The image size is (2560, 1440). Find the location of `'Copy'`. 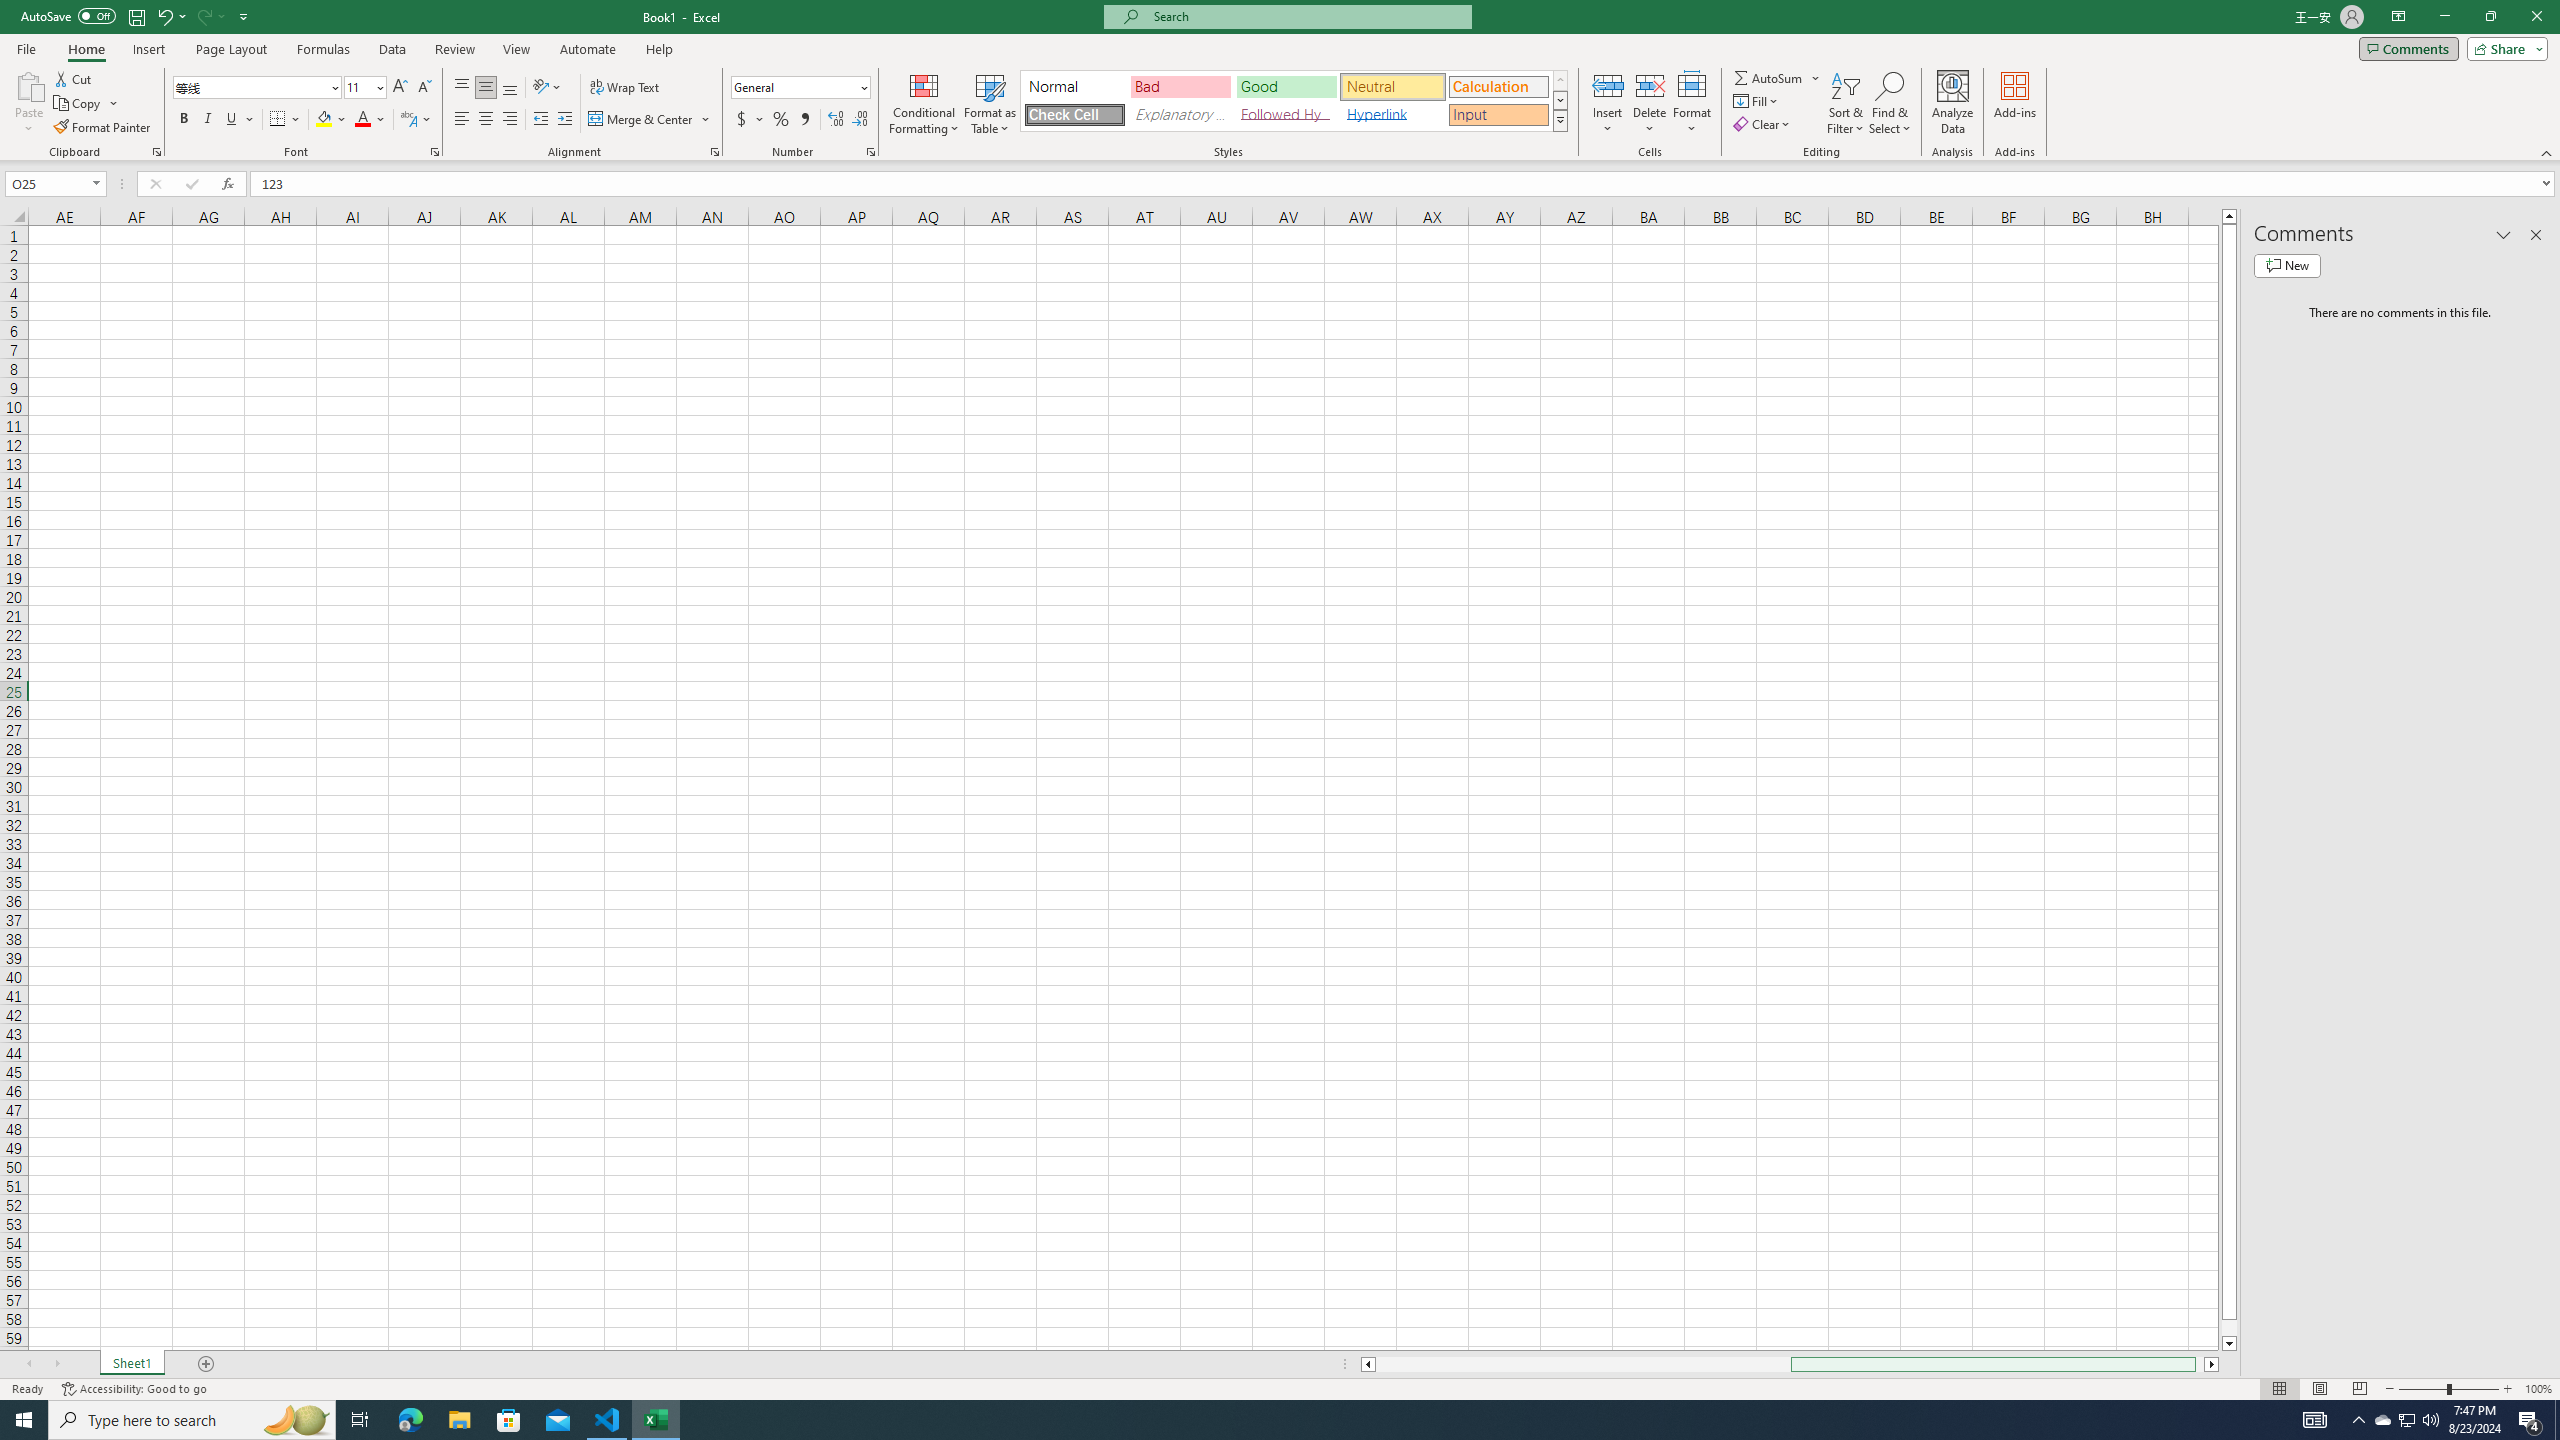

'Copy' is located at coordinates (86, 103).